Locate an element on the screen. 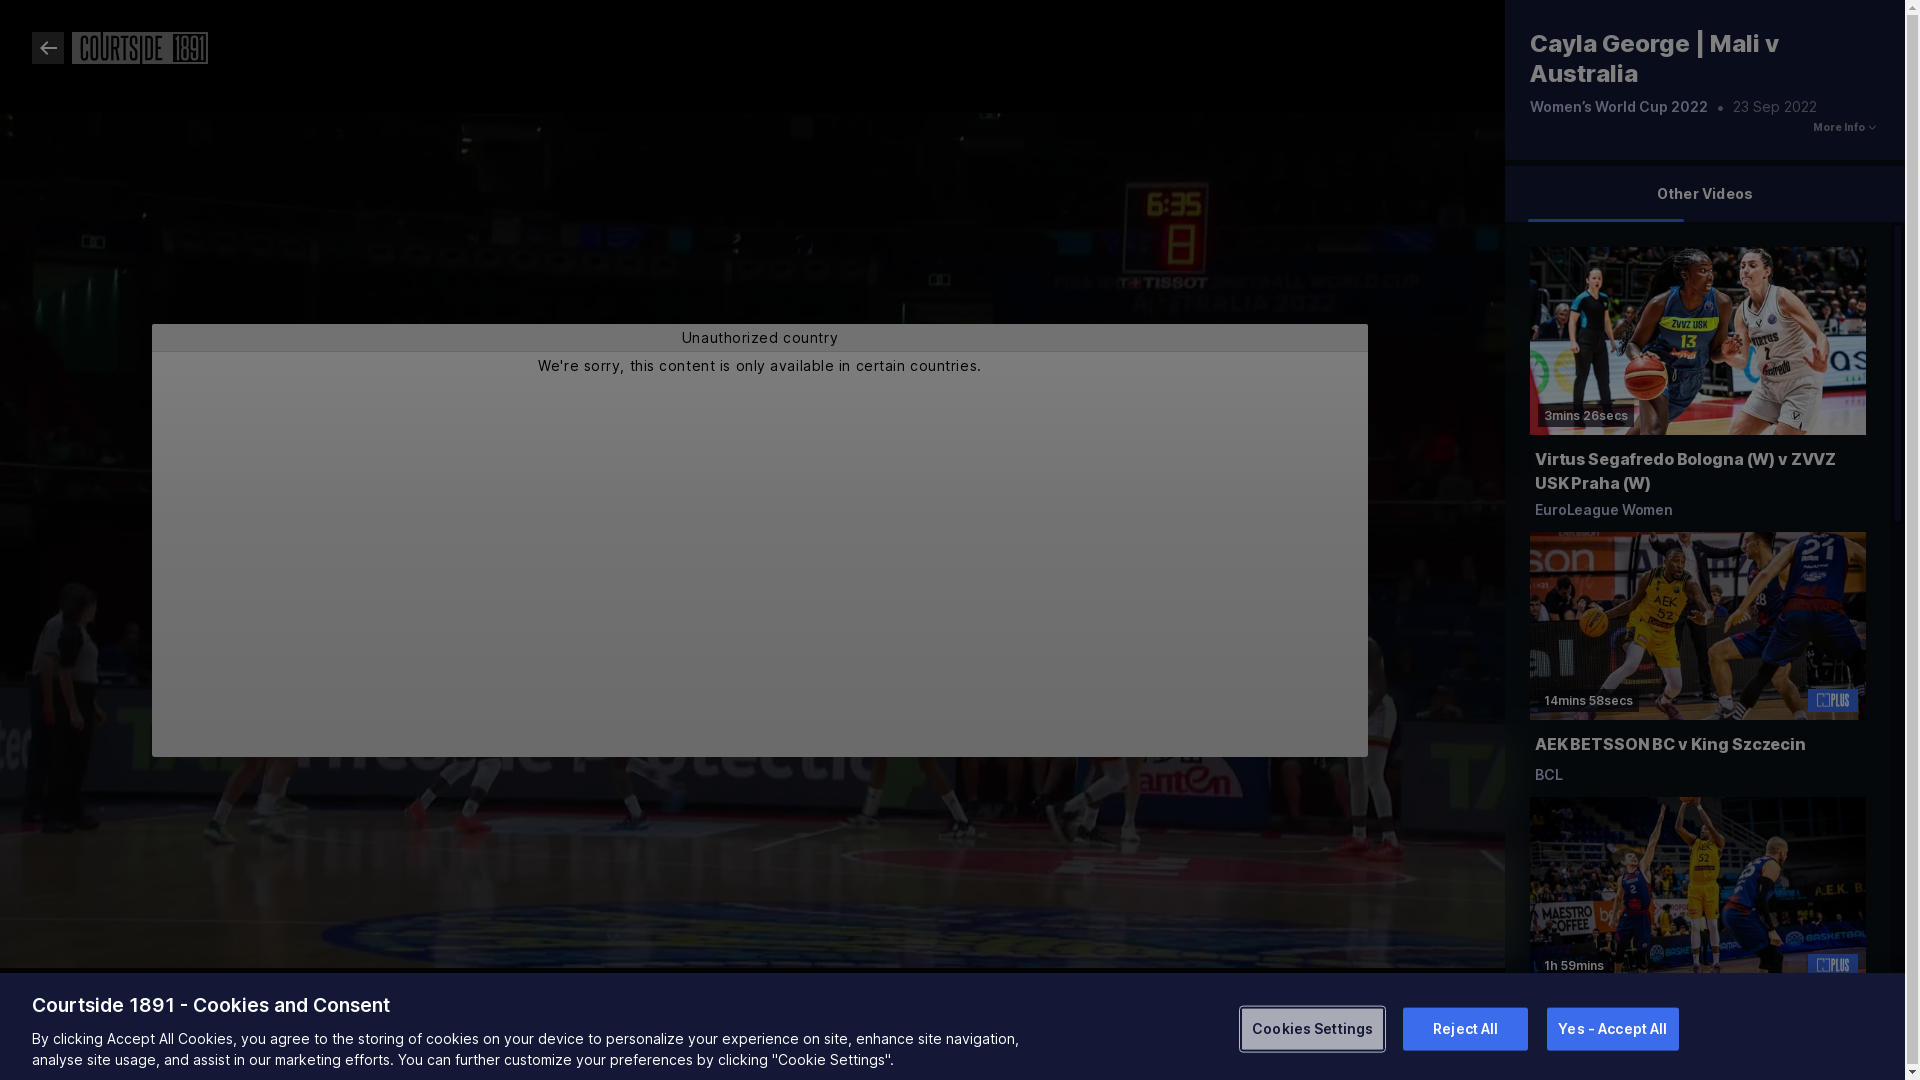  'Yes - Accept All' is located at coordinates (1612, 1028).